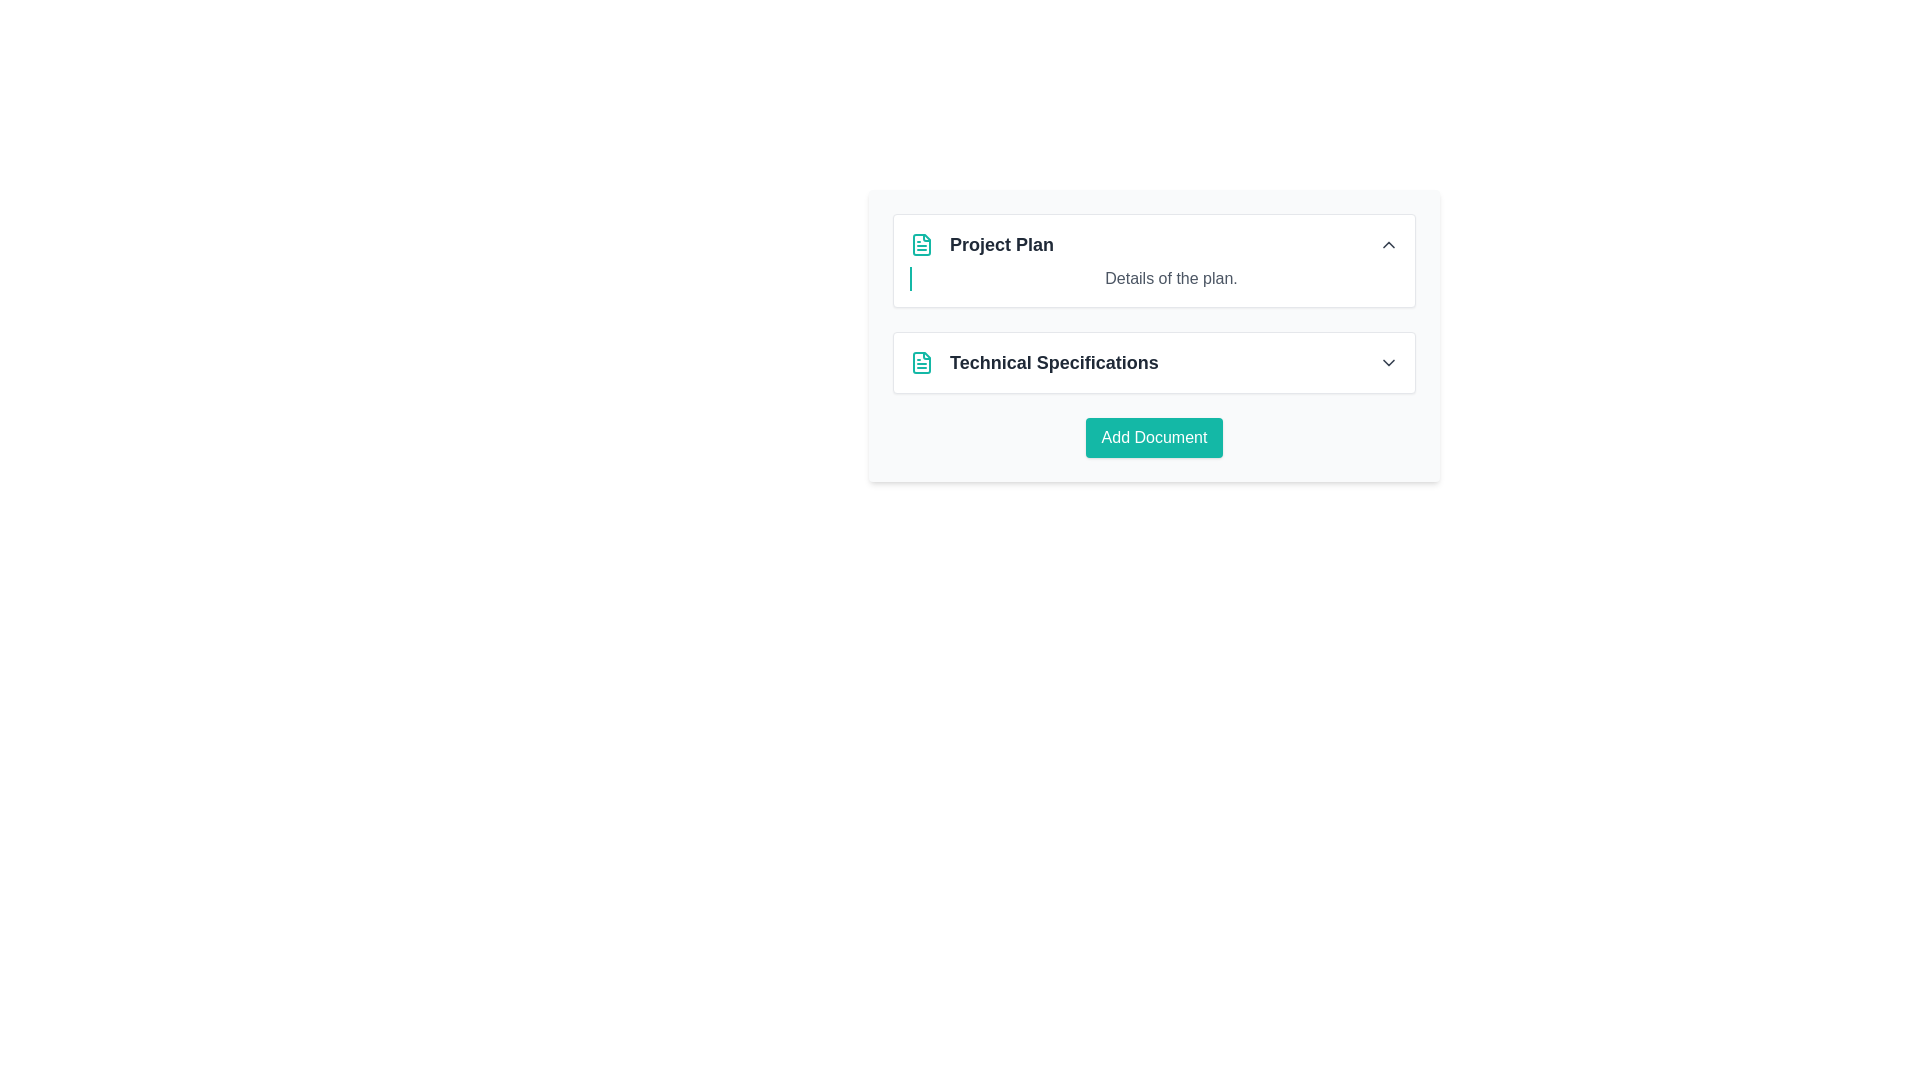 The height and width of the screenshot is (1080, 1920). Describe the element at coordinates (1034, 362) in the screenshot. I see `the Static Label element, which serves as a title or heading for a section detailing technical specifications, located below the 'Project Plan' element` at that location.